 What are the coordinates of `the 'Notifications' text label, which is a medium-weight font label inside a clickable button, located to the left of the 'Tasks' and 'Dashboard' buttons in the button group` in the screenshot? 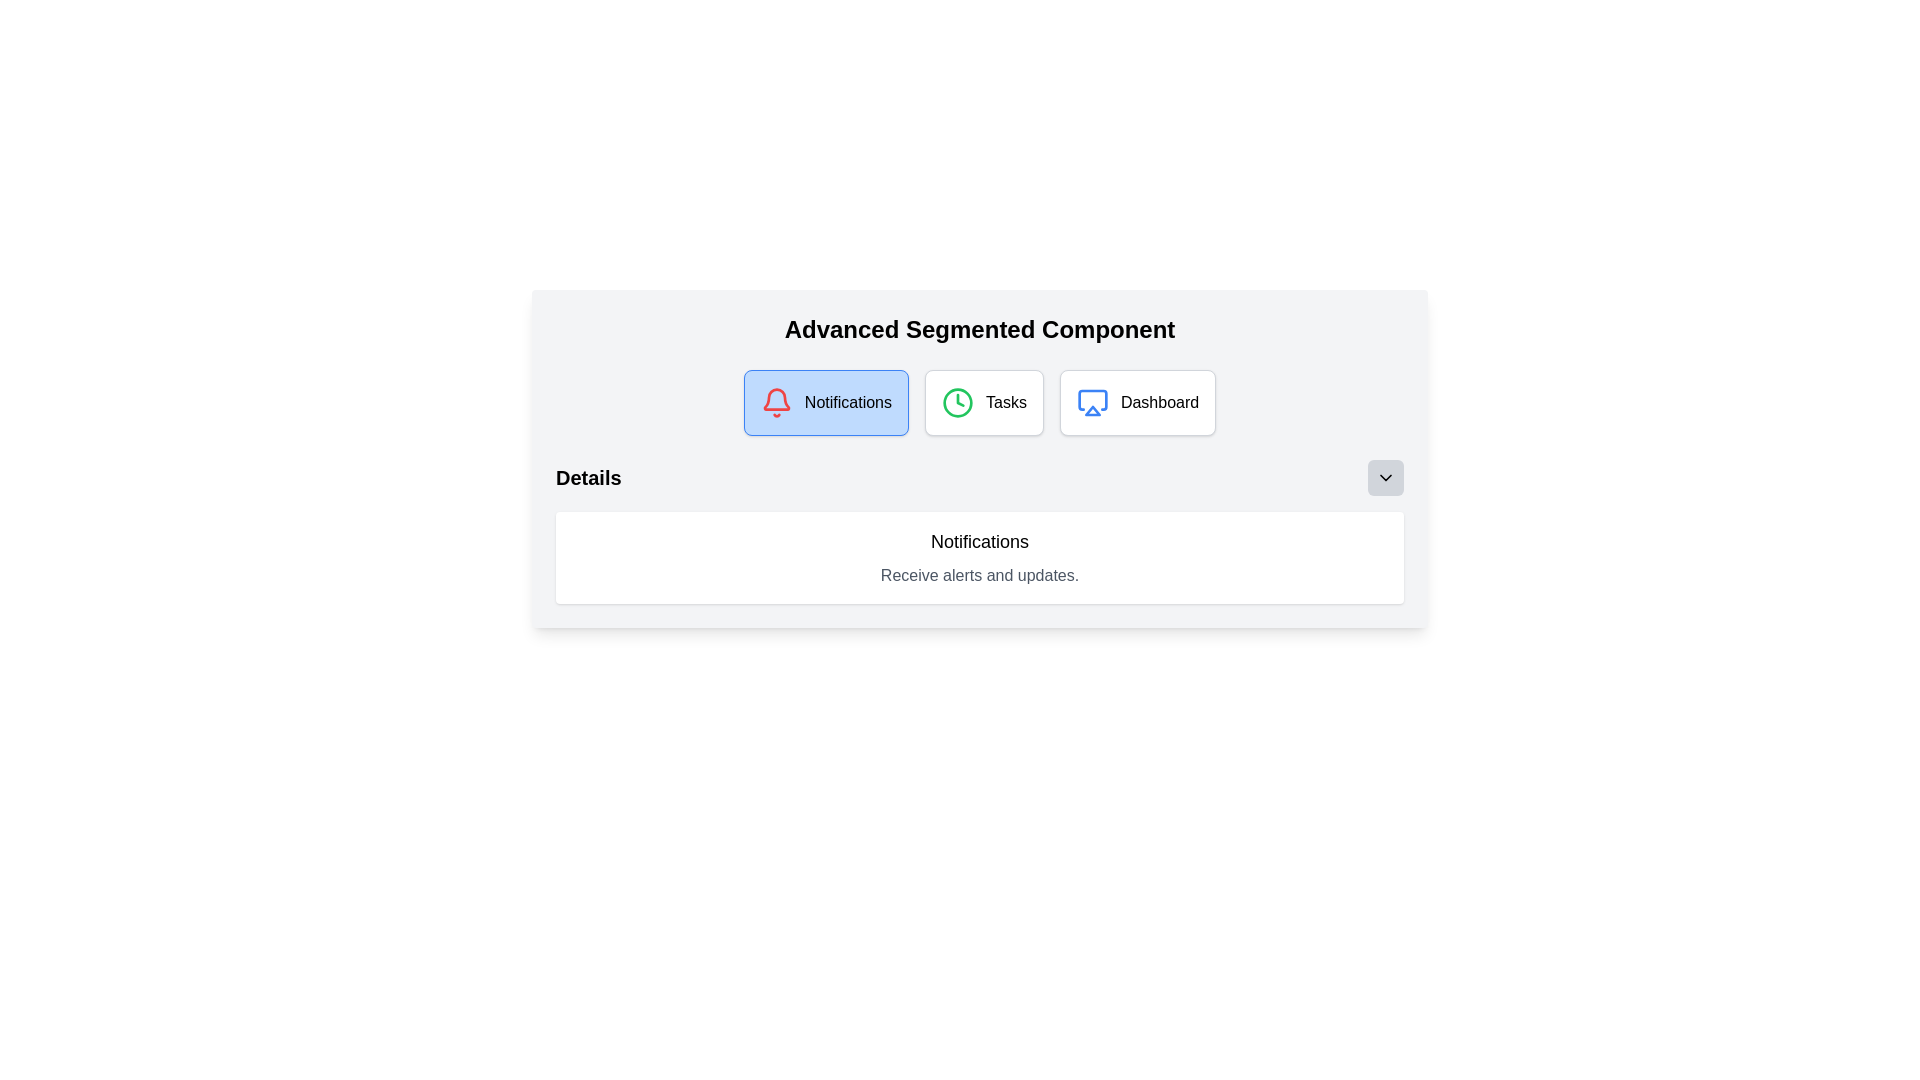 It's located at (848, 402).